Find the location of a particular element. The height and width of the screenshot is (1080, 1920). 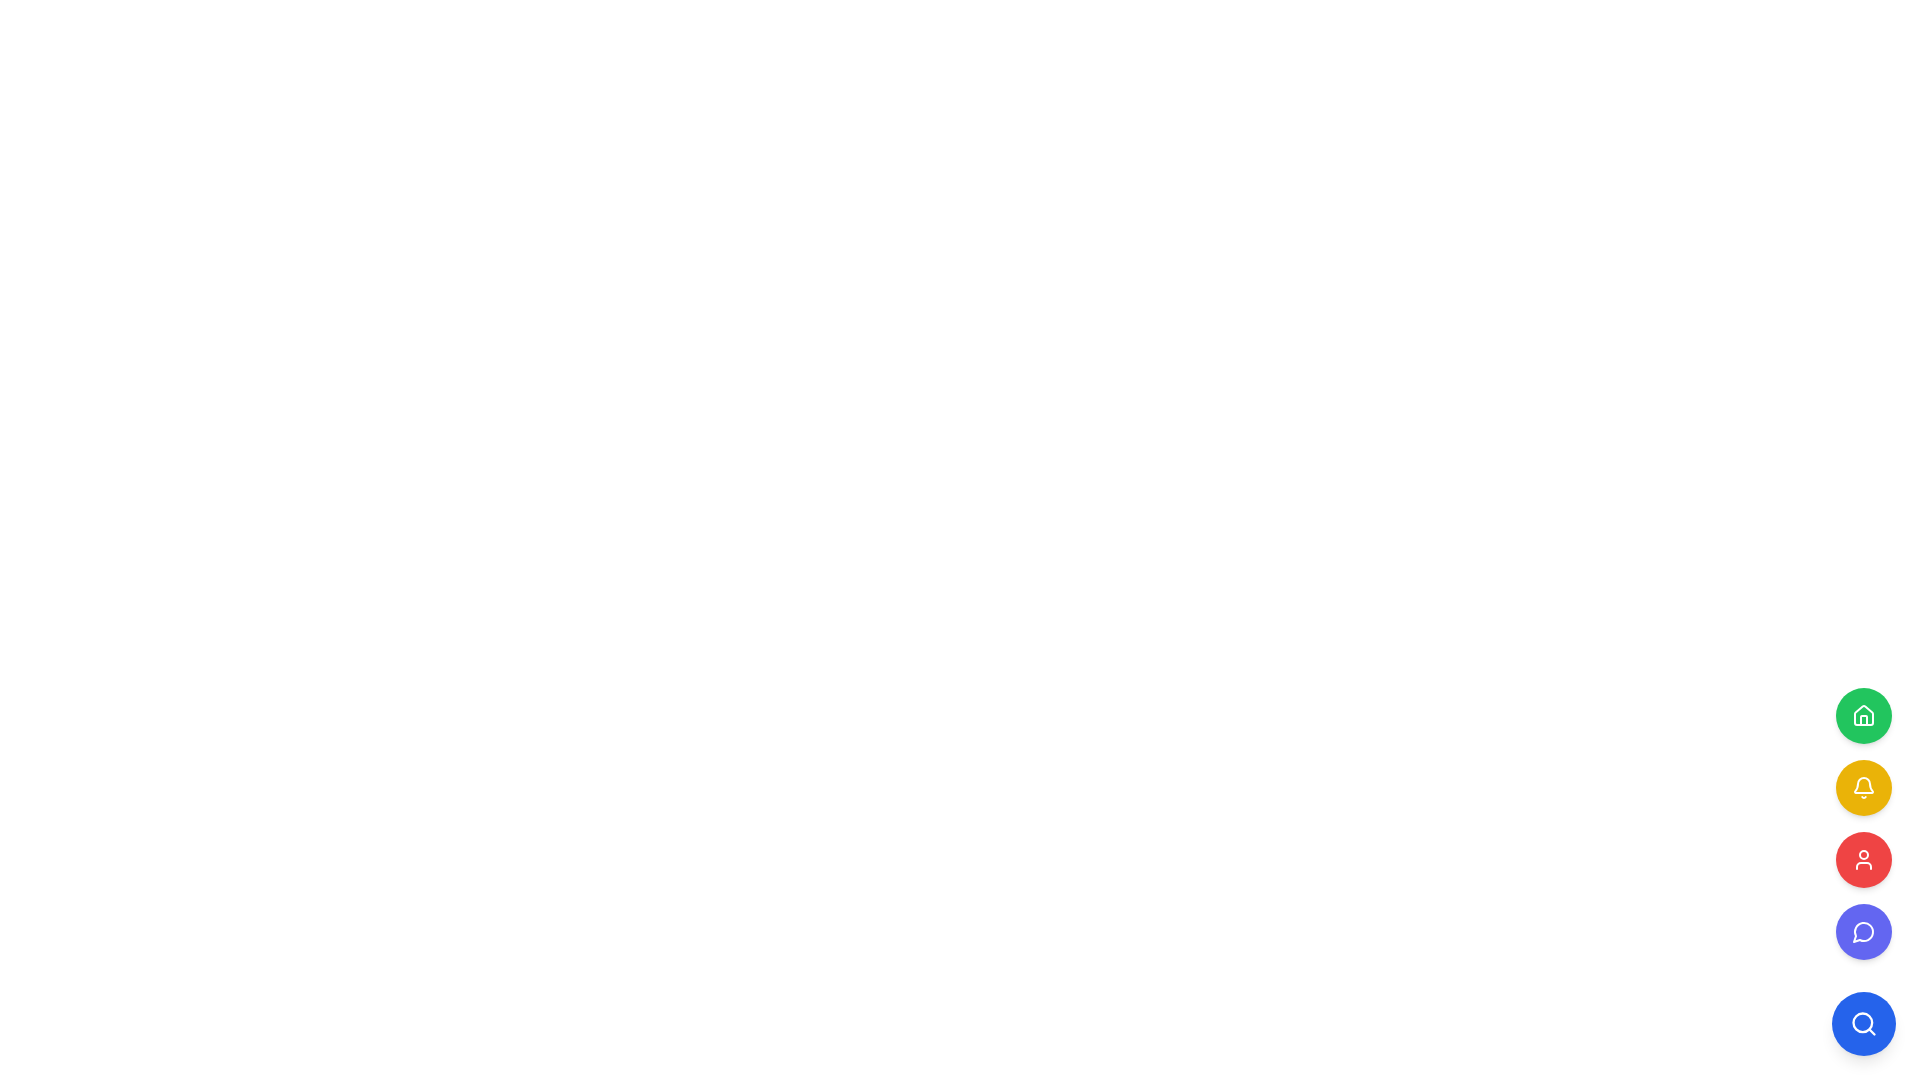

the user profile button located third from the top in a vertical stack of circular buttons on the right side of the interface is located at coordinates (1862, 859).